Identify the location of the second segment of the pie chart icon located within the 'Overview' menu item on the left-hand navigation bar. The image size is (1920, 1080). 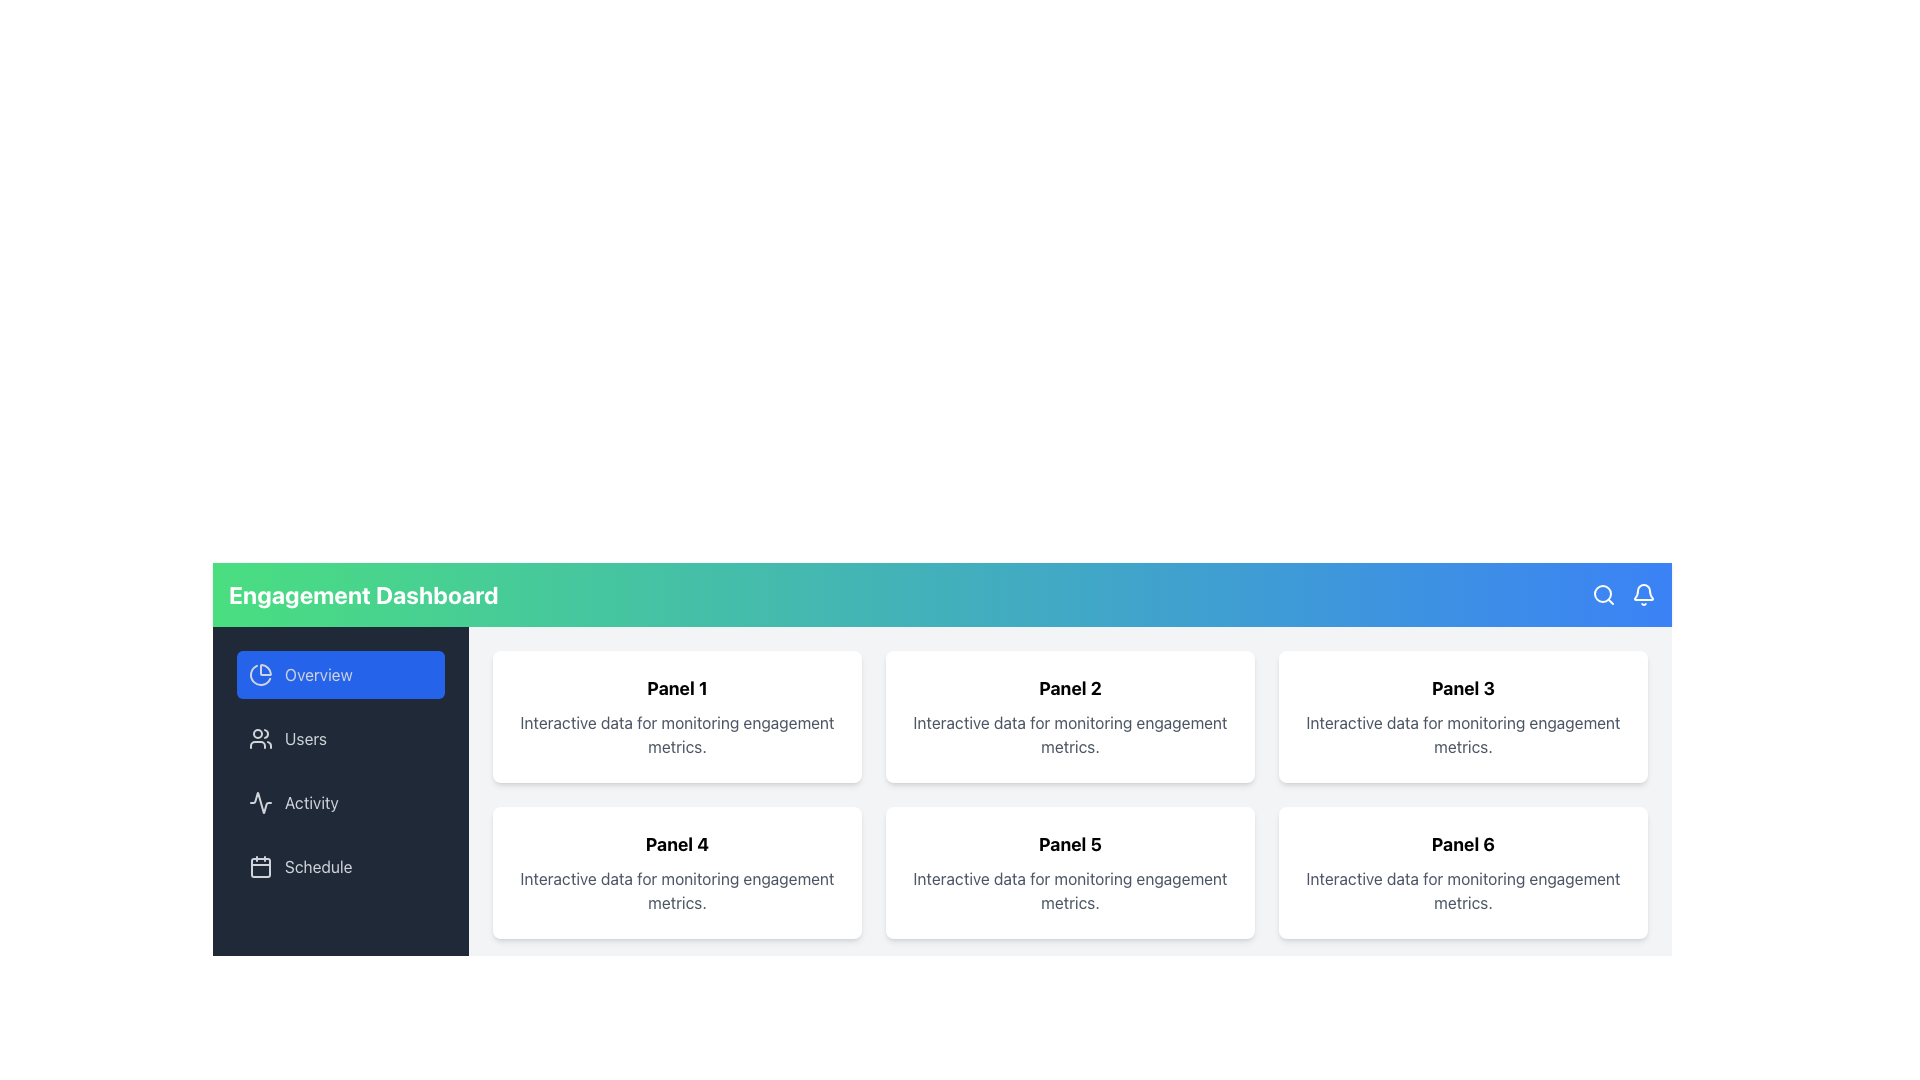
(259, 675).